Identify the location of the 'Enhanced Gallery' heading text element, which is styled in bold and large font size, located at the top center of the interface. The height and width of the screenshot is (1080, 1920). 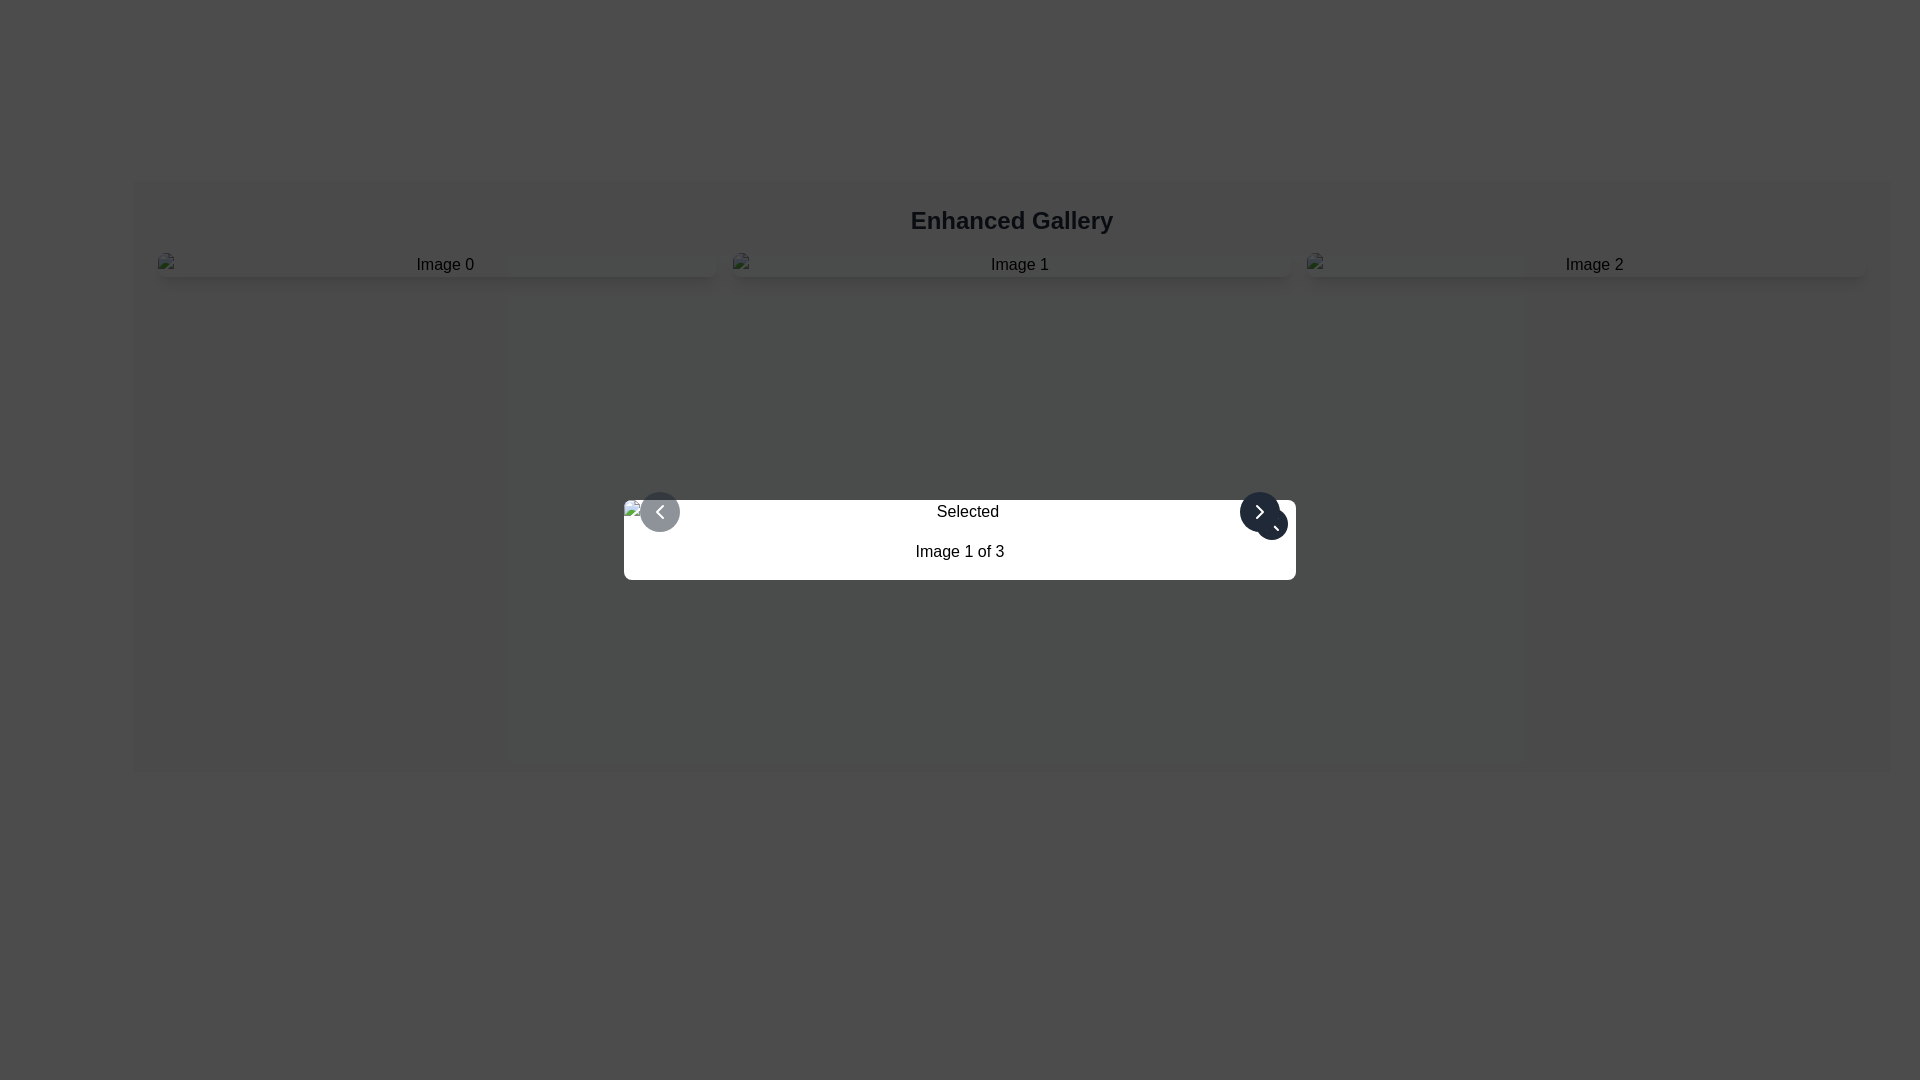
(1012, 220).